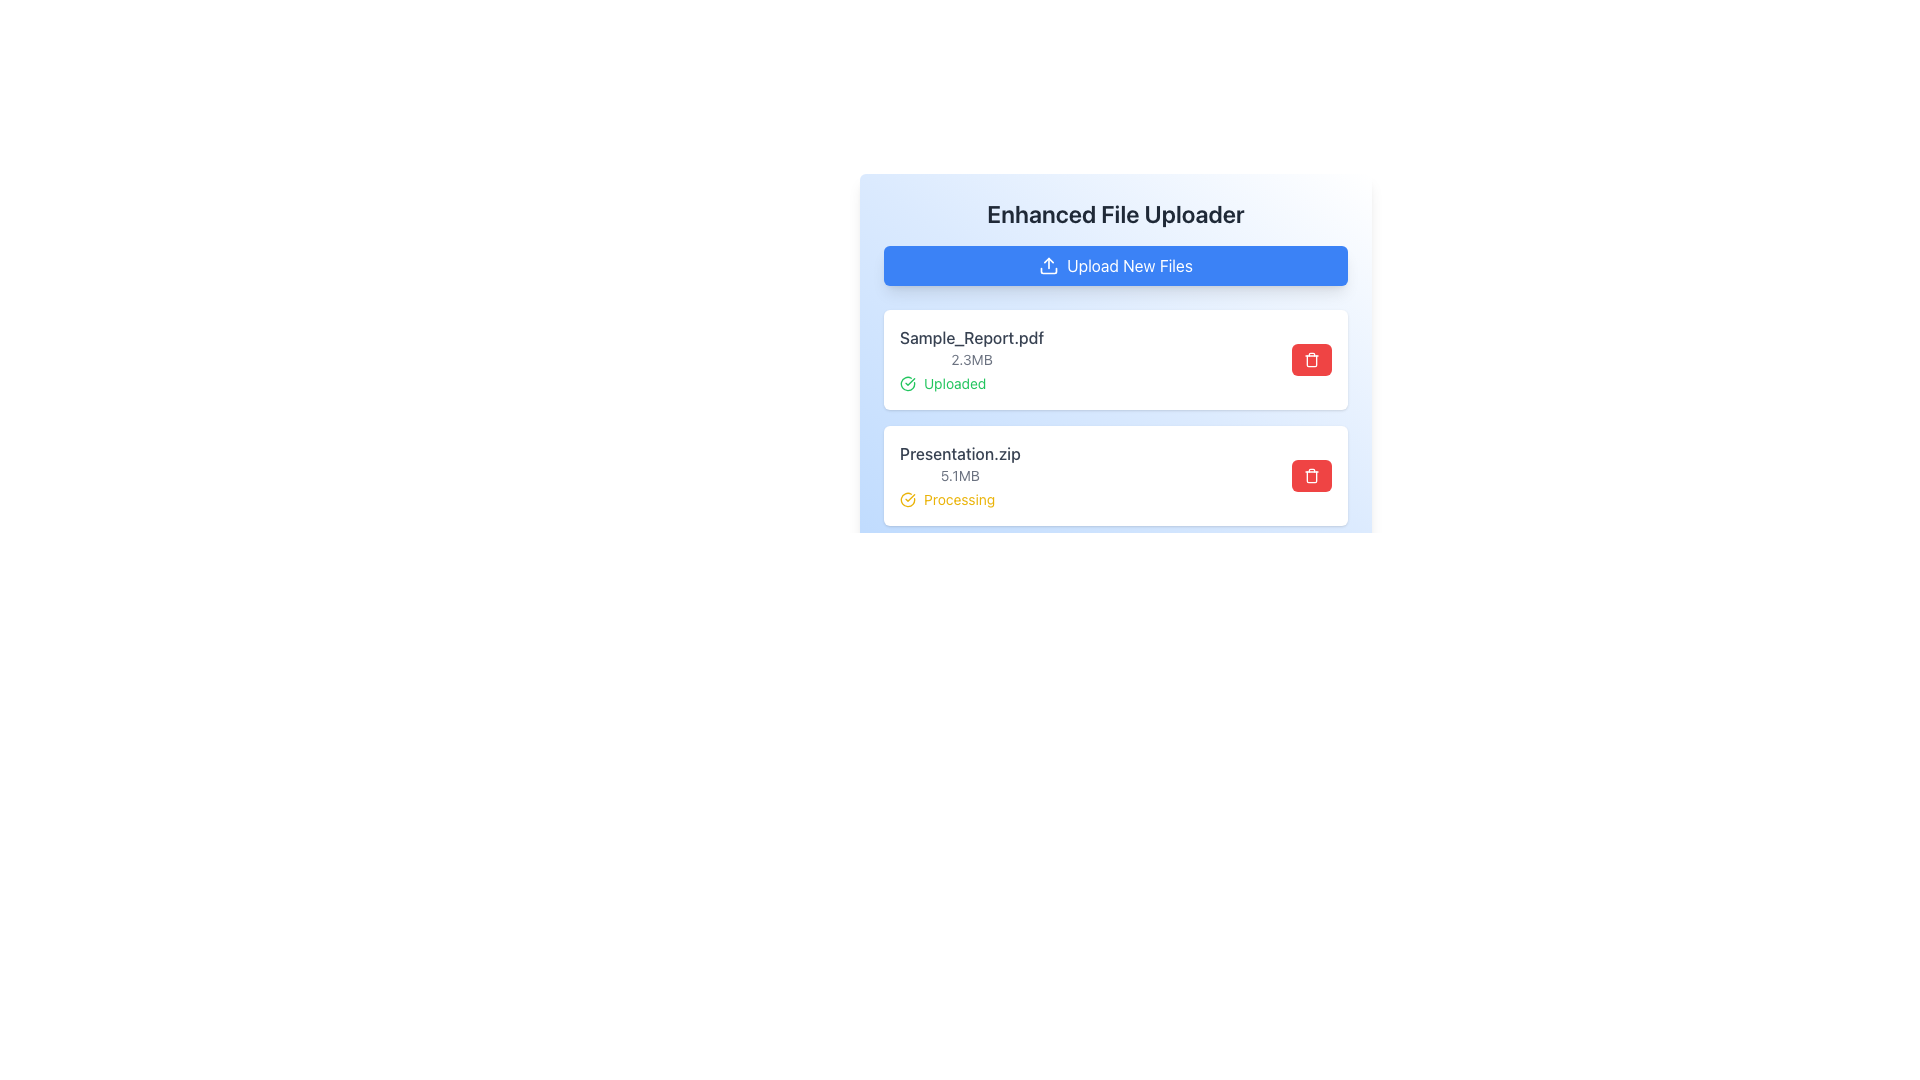  Describe the element at coordinates (1115, 265) in the screenshot. I see `the 'Upload New Files' button located below the 'Enhanced File Uploader' heading` at that location.